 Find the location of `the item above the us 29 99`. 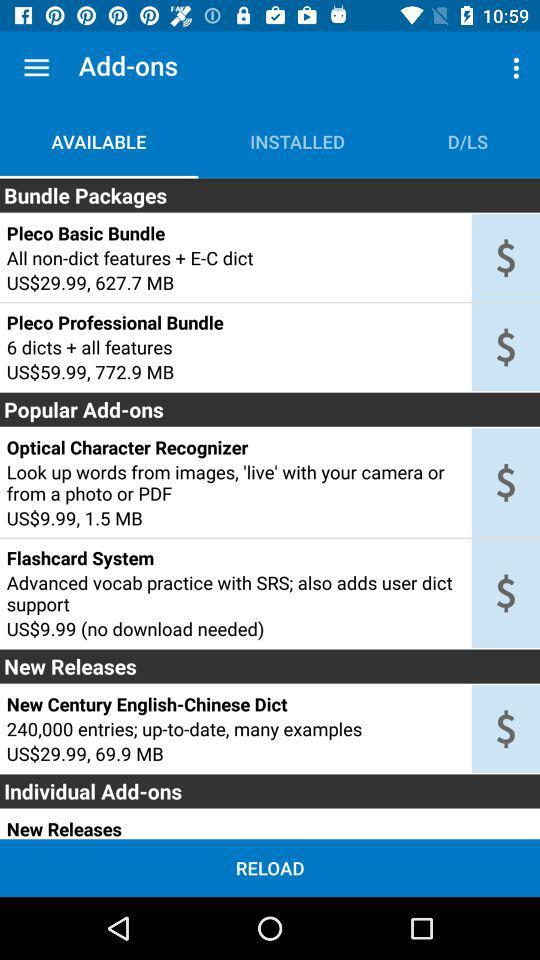

the item above the us 29 99 is located at coordinates (234, 728).